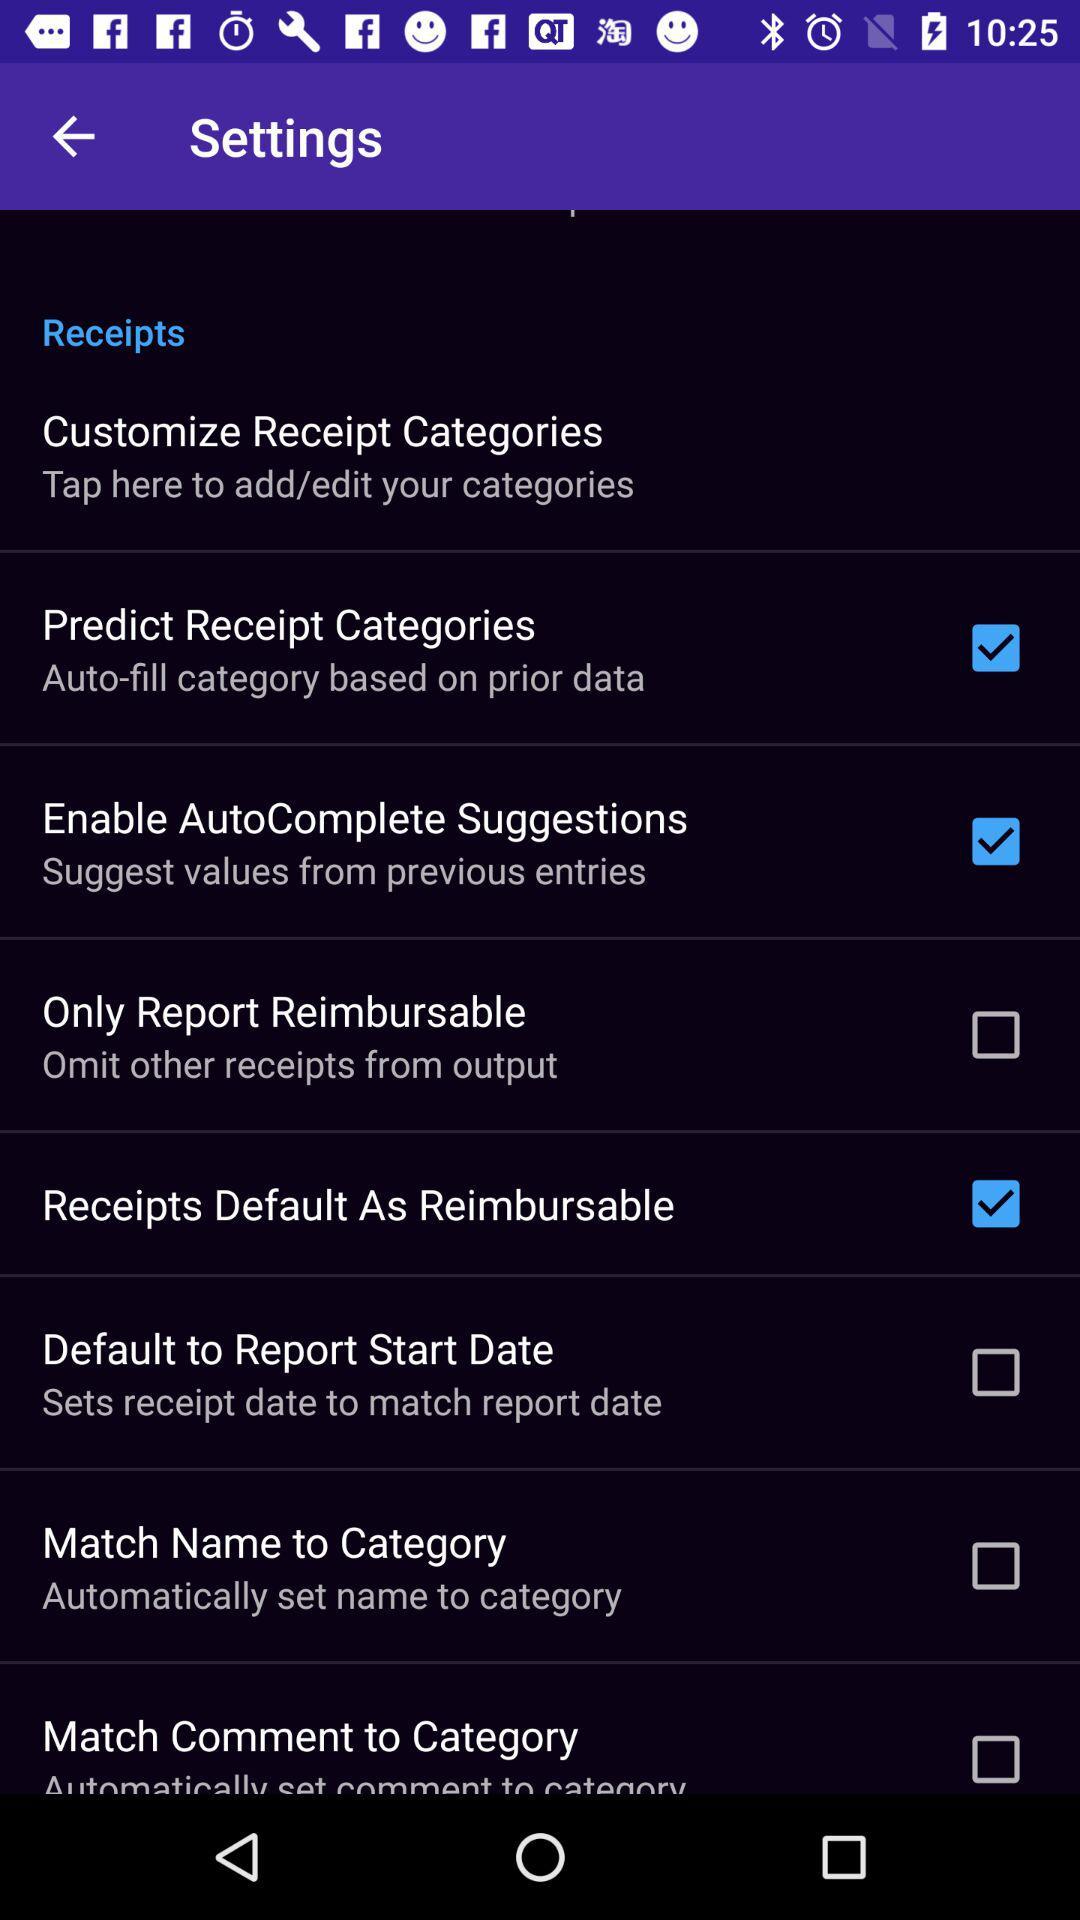  What do you see at coordinates (351, 1400) in the screenshot?
I see `the sets receipt date item` at bounding box center [351, 1400].